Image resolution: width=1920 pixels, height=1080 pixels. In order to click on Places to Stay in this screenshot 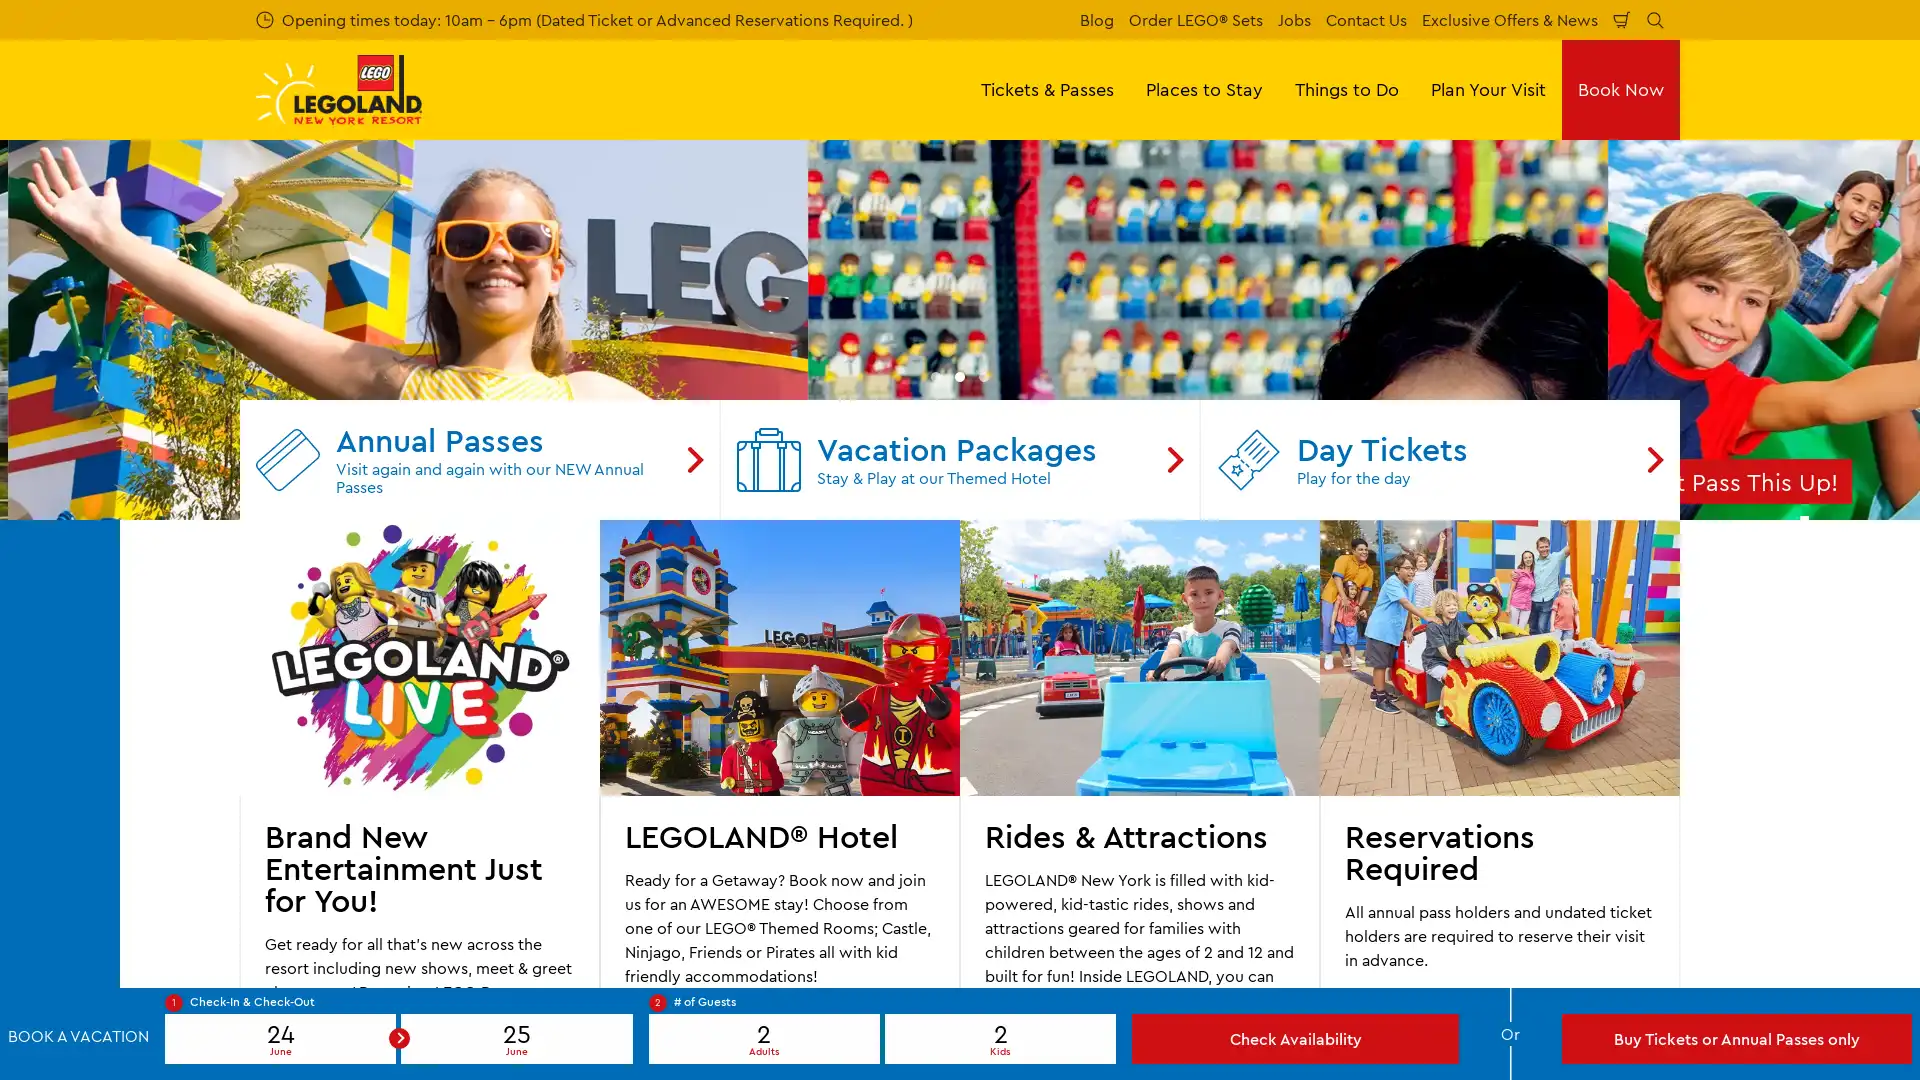, I will do `click(1203, 88)`.